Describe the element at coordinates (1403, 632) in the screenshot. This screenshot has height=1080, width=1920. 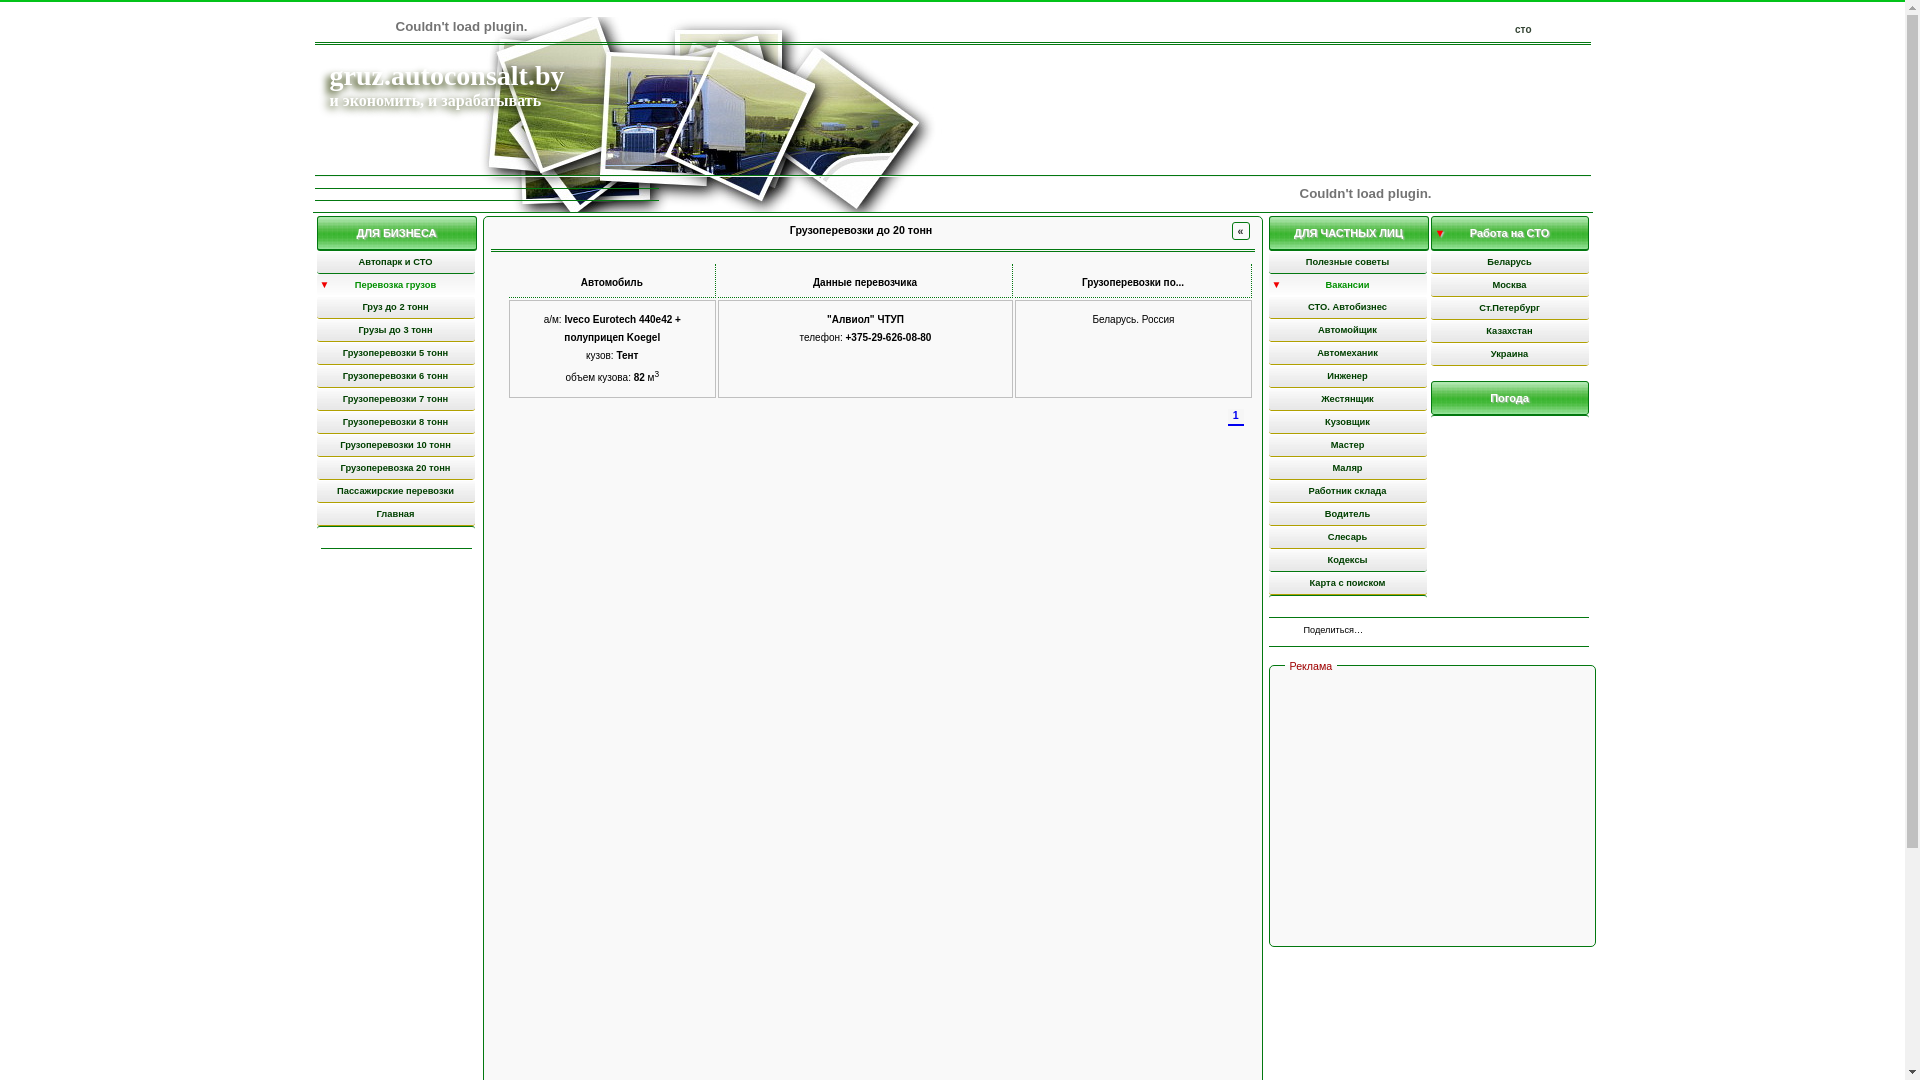
I see `'Facebook'` at that location.